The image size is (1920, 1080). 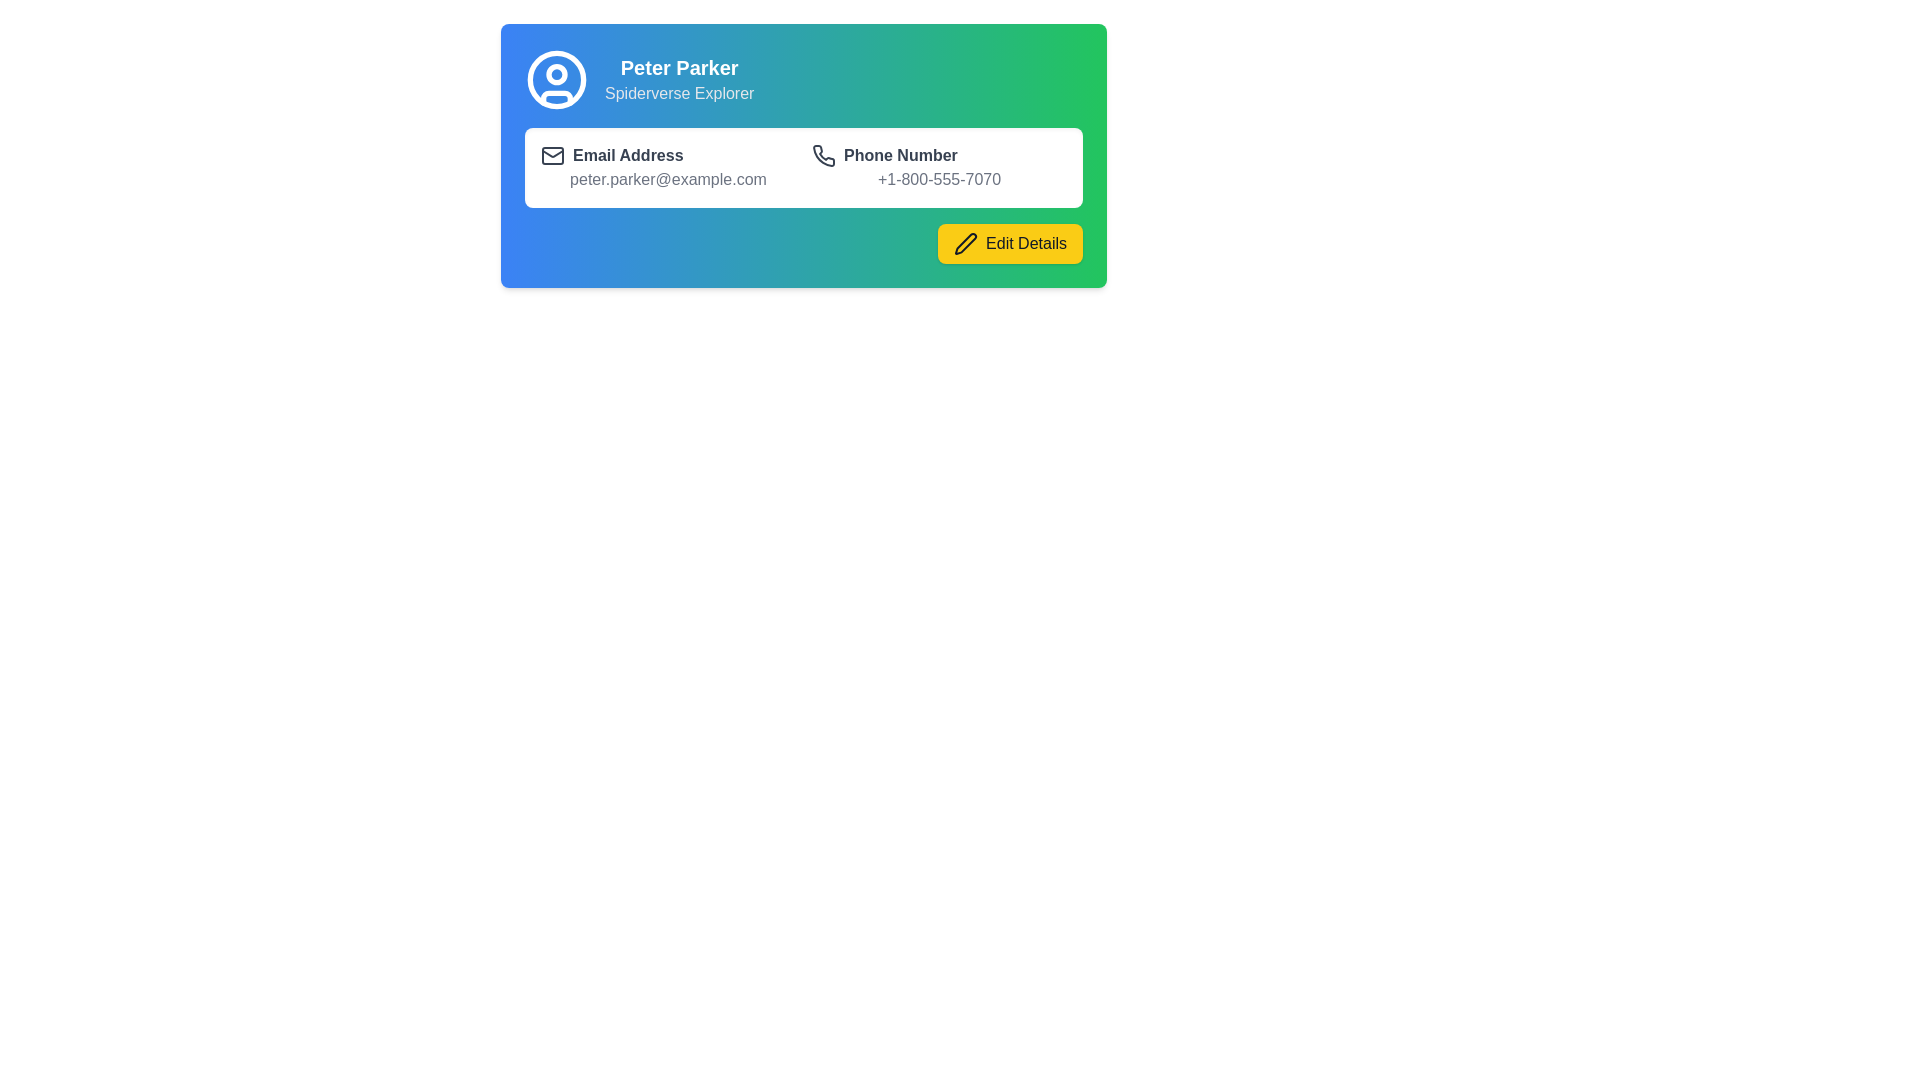 What do you see at coordinates (679, 79) in the screenshot?
I see `the text block displaying 'Peter Parker' and 'Spiderverse Explorer', which is positioned to the right of a user icon and has a gradient background` at bounding box center [679, 79].